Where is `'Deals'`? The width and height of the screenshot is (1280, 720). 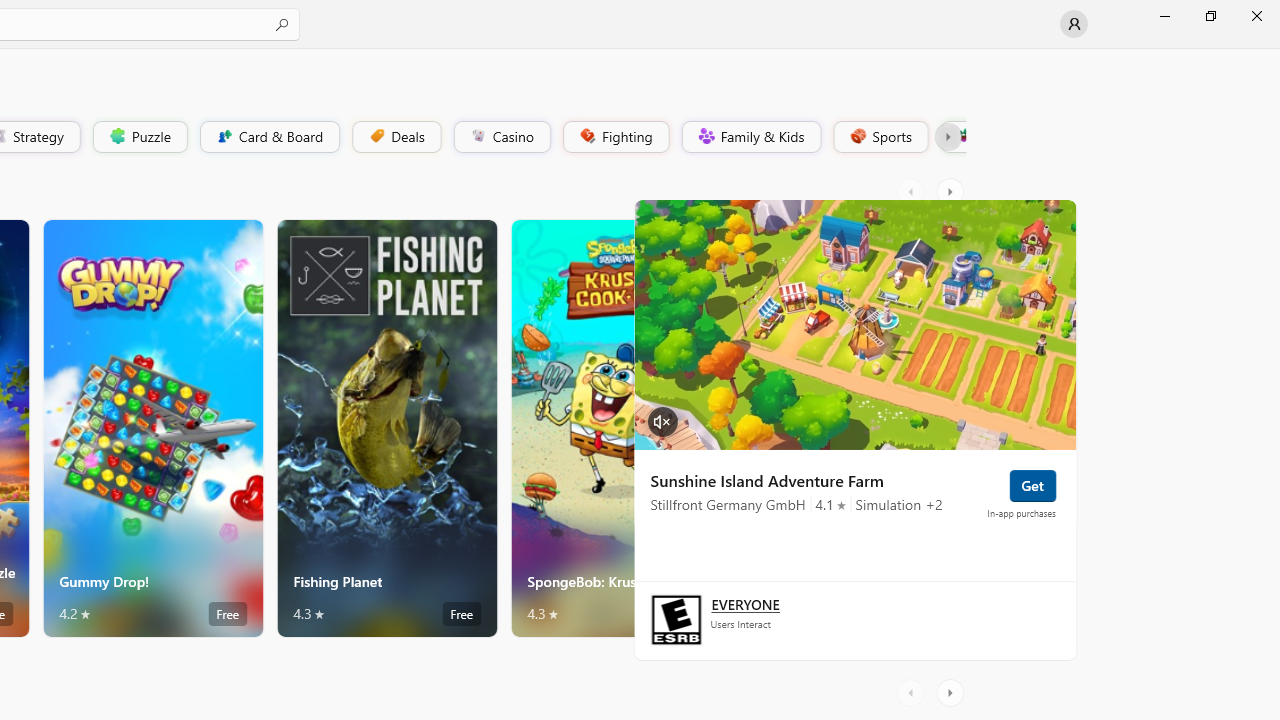
'Deals' is located at coordinates (395, 135).